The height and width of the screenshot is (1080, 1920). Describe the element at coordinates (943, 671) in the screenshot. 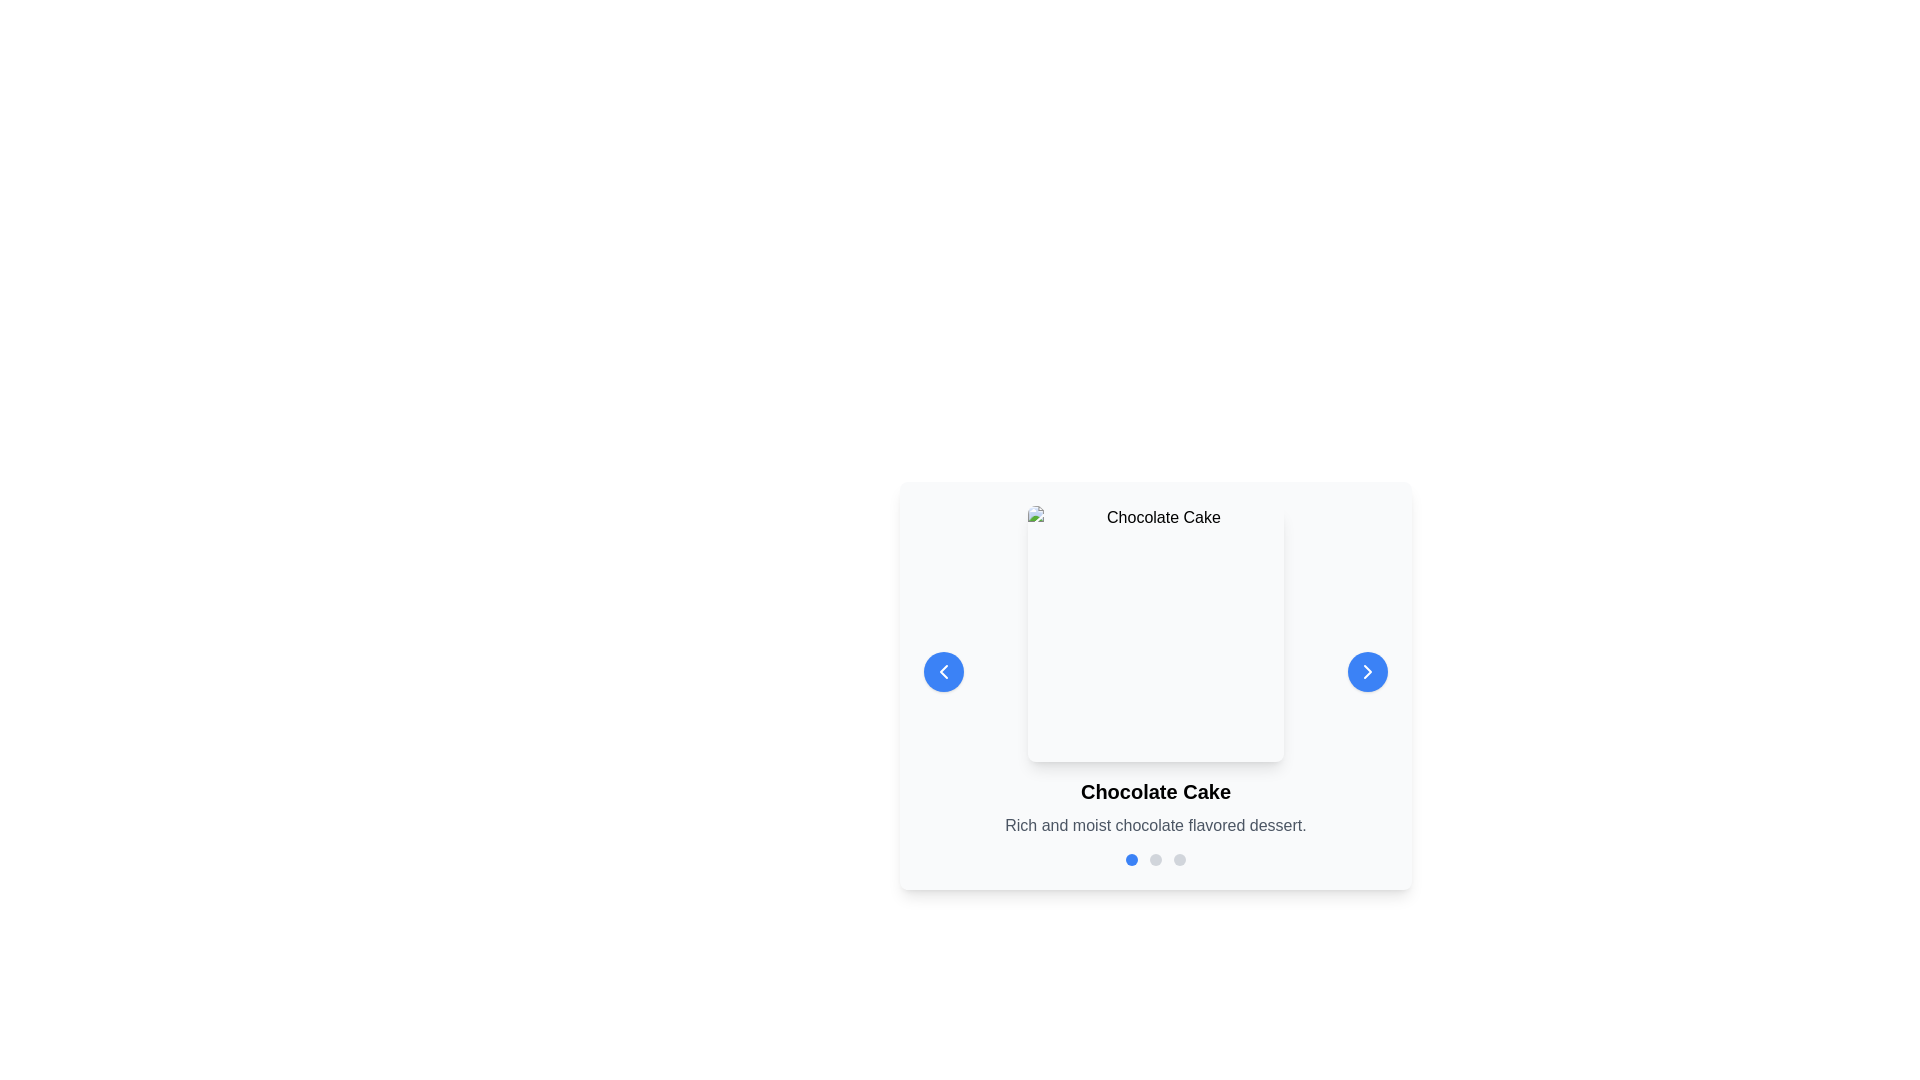

I see `the chevron icon embedded within the circular blue button on the left side of the central card component` at that location.